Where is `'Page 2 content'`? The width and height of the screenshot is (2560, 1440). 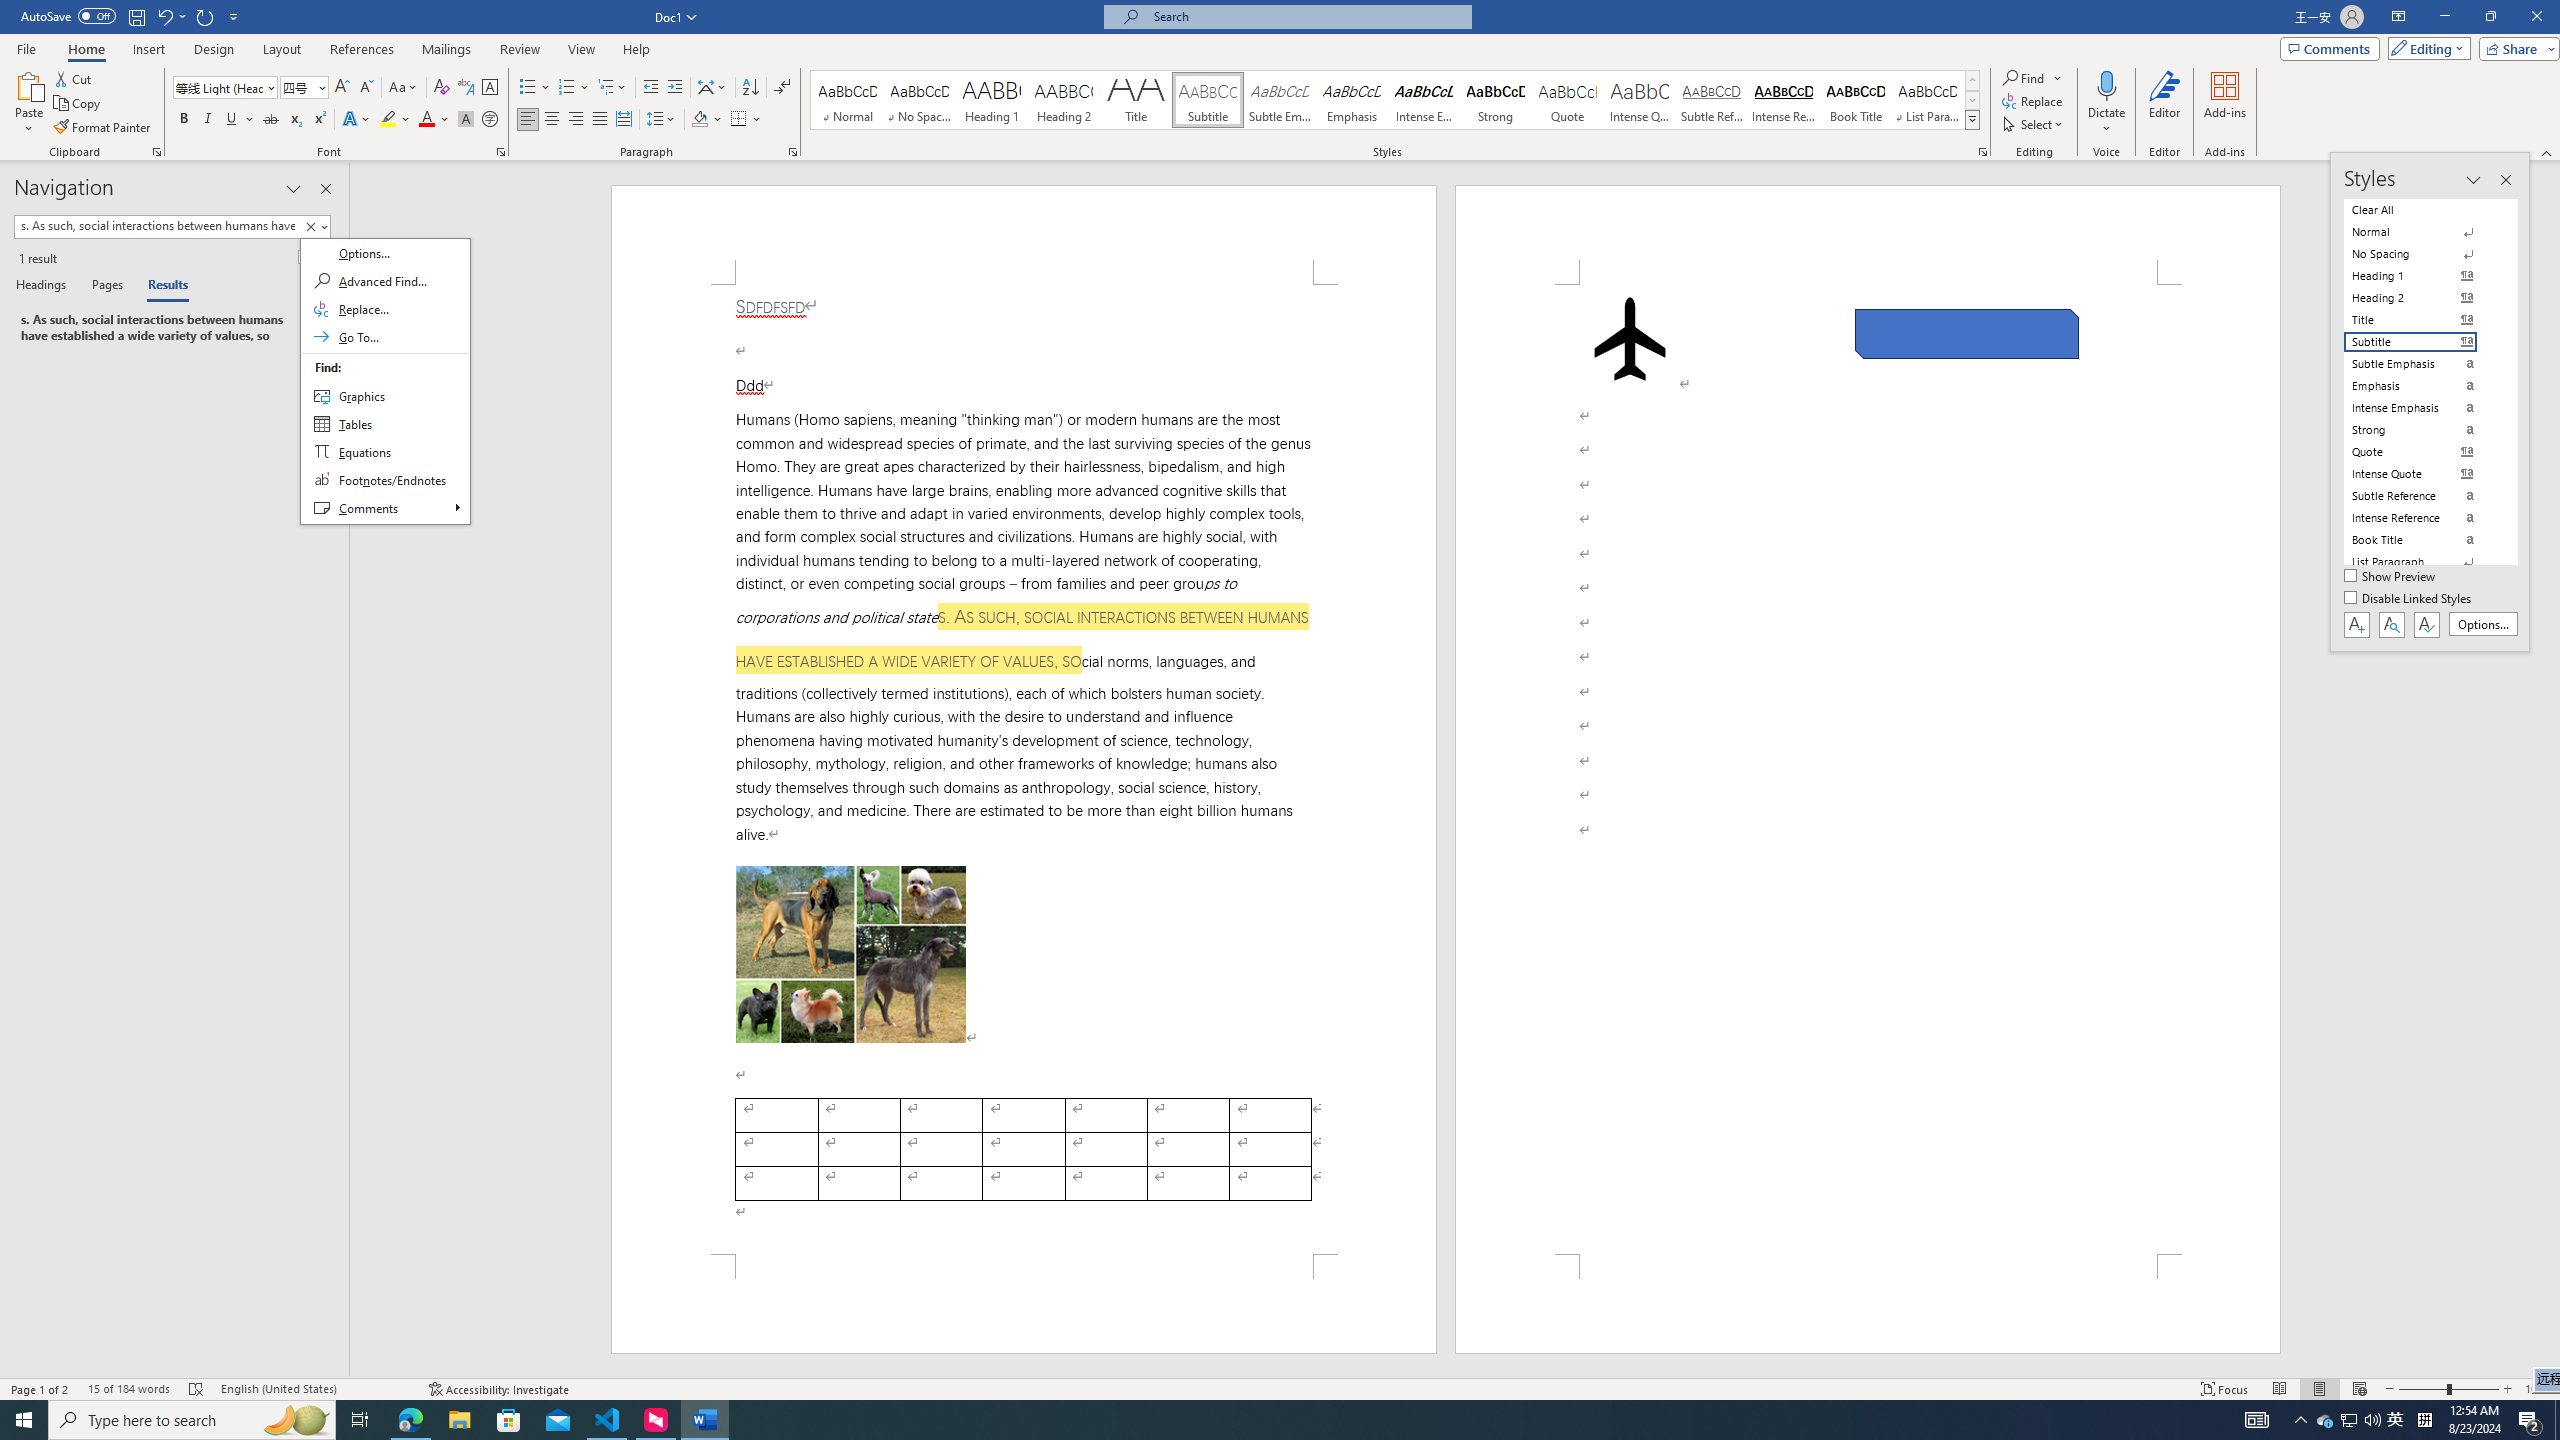 'Page 2 content' is located at coordinates (1867, 769).